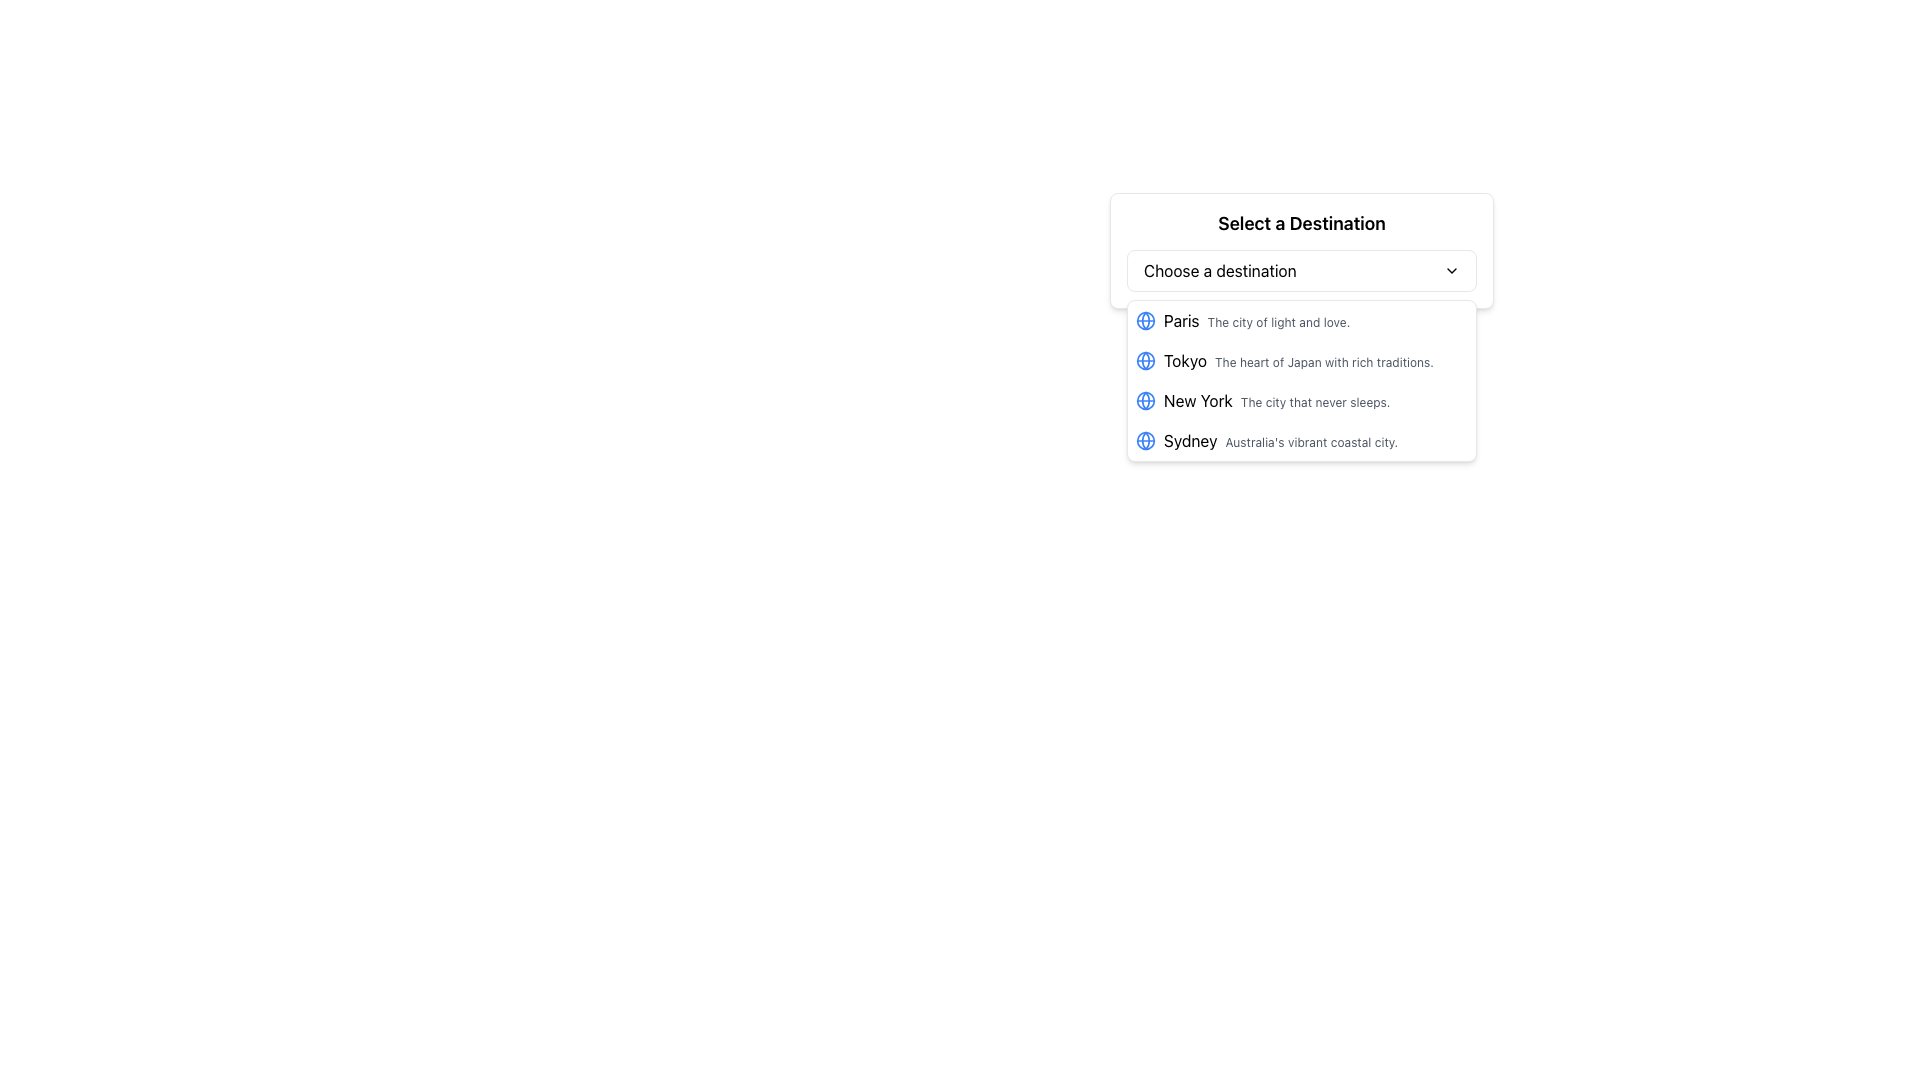  Describe the element at coordinates (1146, 319) in the screenshot. I see `the globe icon styled in blue, which is the first icon to the left of the text label 'Paris' in the dropdown option list under 'Select a Destination'` at that location.